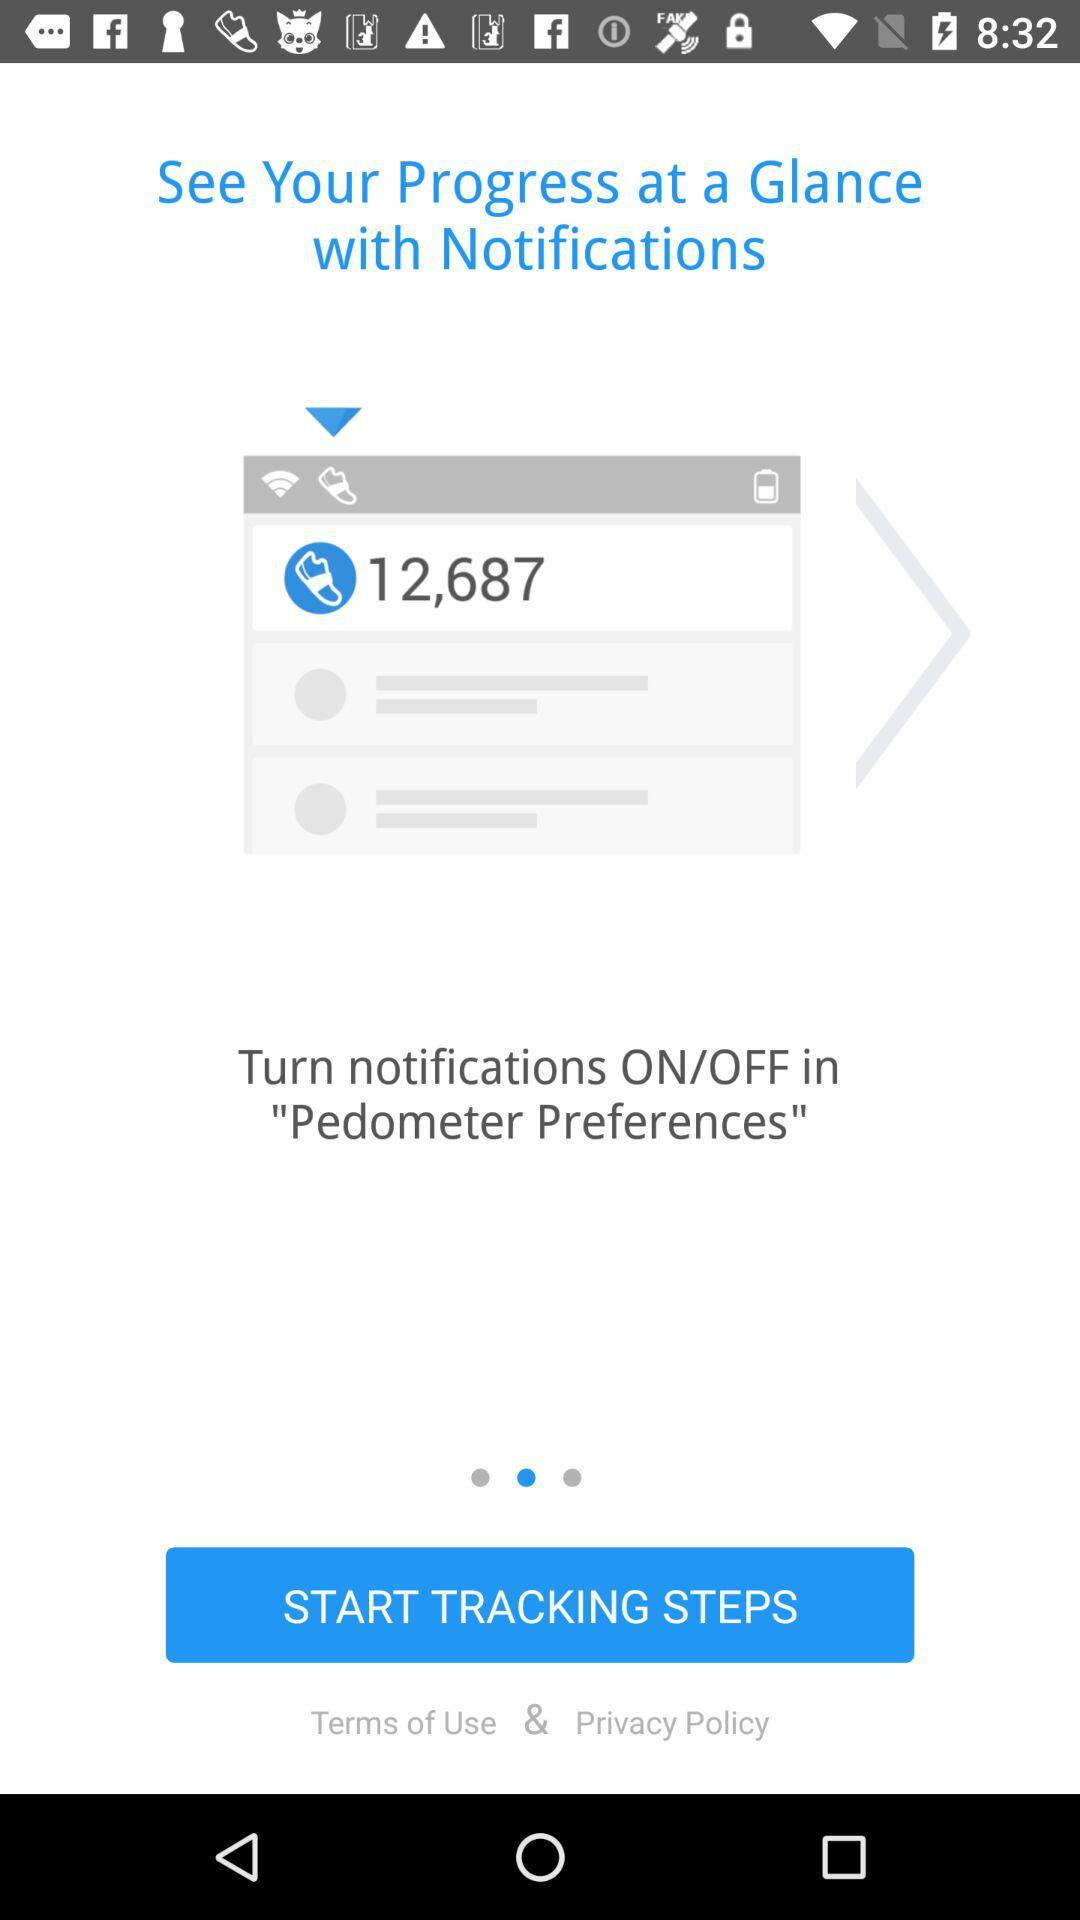 Image resolution: width=1080 pixels, height=1920 pixels. What do you see at coordinates (672, 1720) in the screenshot?
I see `icon below start tracking steps` at bounding box center [672, 1720].